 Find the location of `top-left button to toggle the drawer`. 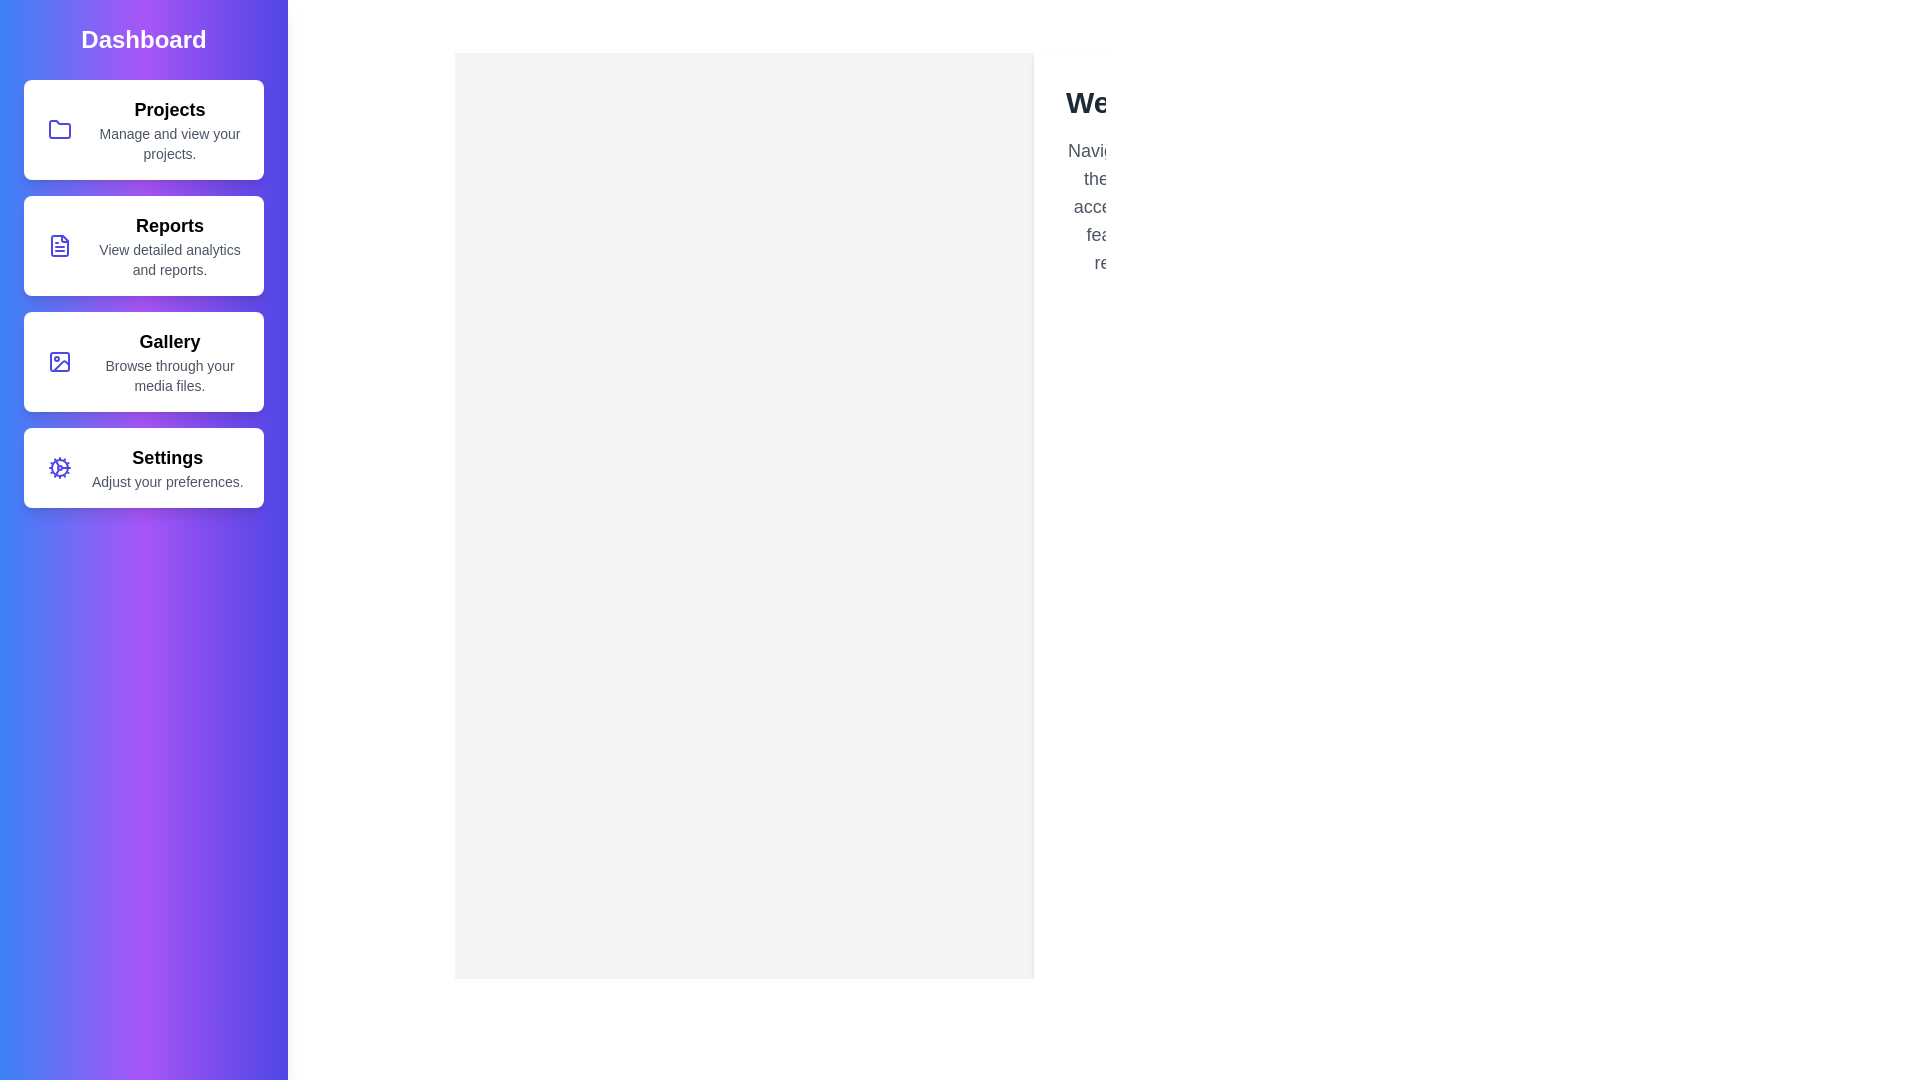

top-left button to toggle the drawer is located at coordinates (39, 39).